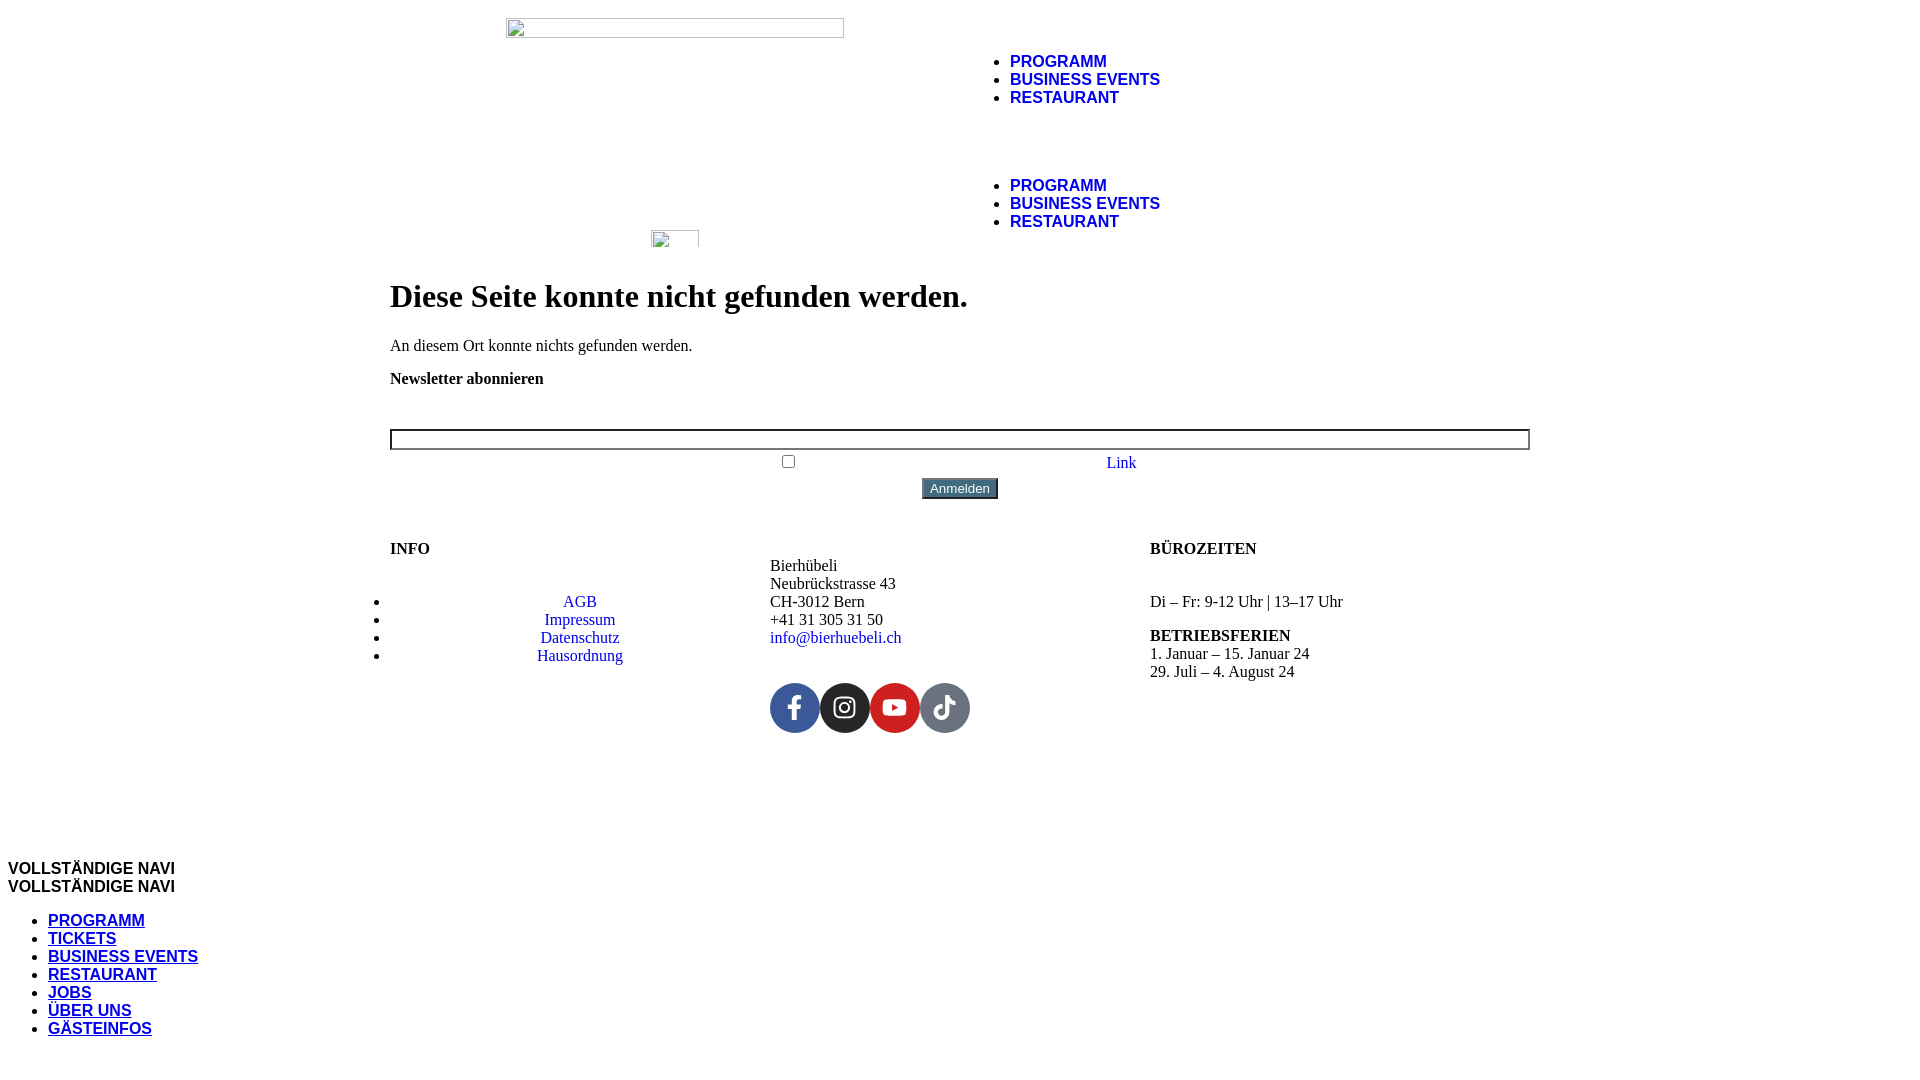  Describe the element at coordinates (578, 618) in the screenshot. I see `'Impressum'` at that location.